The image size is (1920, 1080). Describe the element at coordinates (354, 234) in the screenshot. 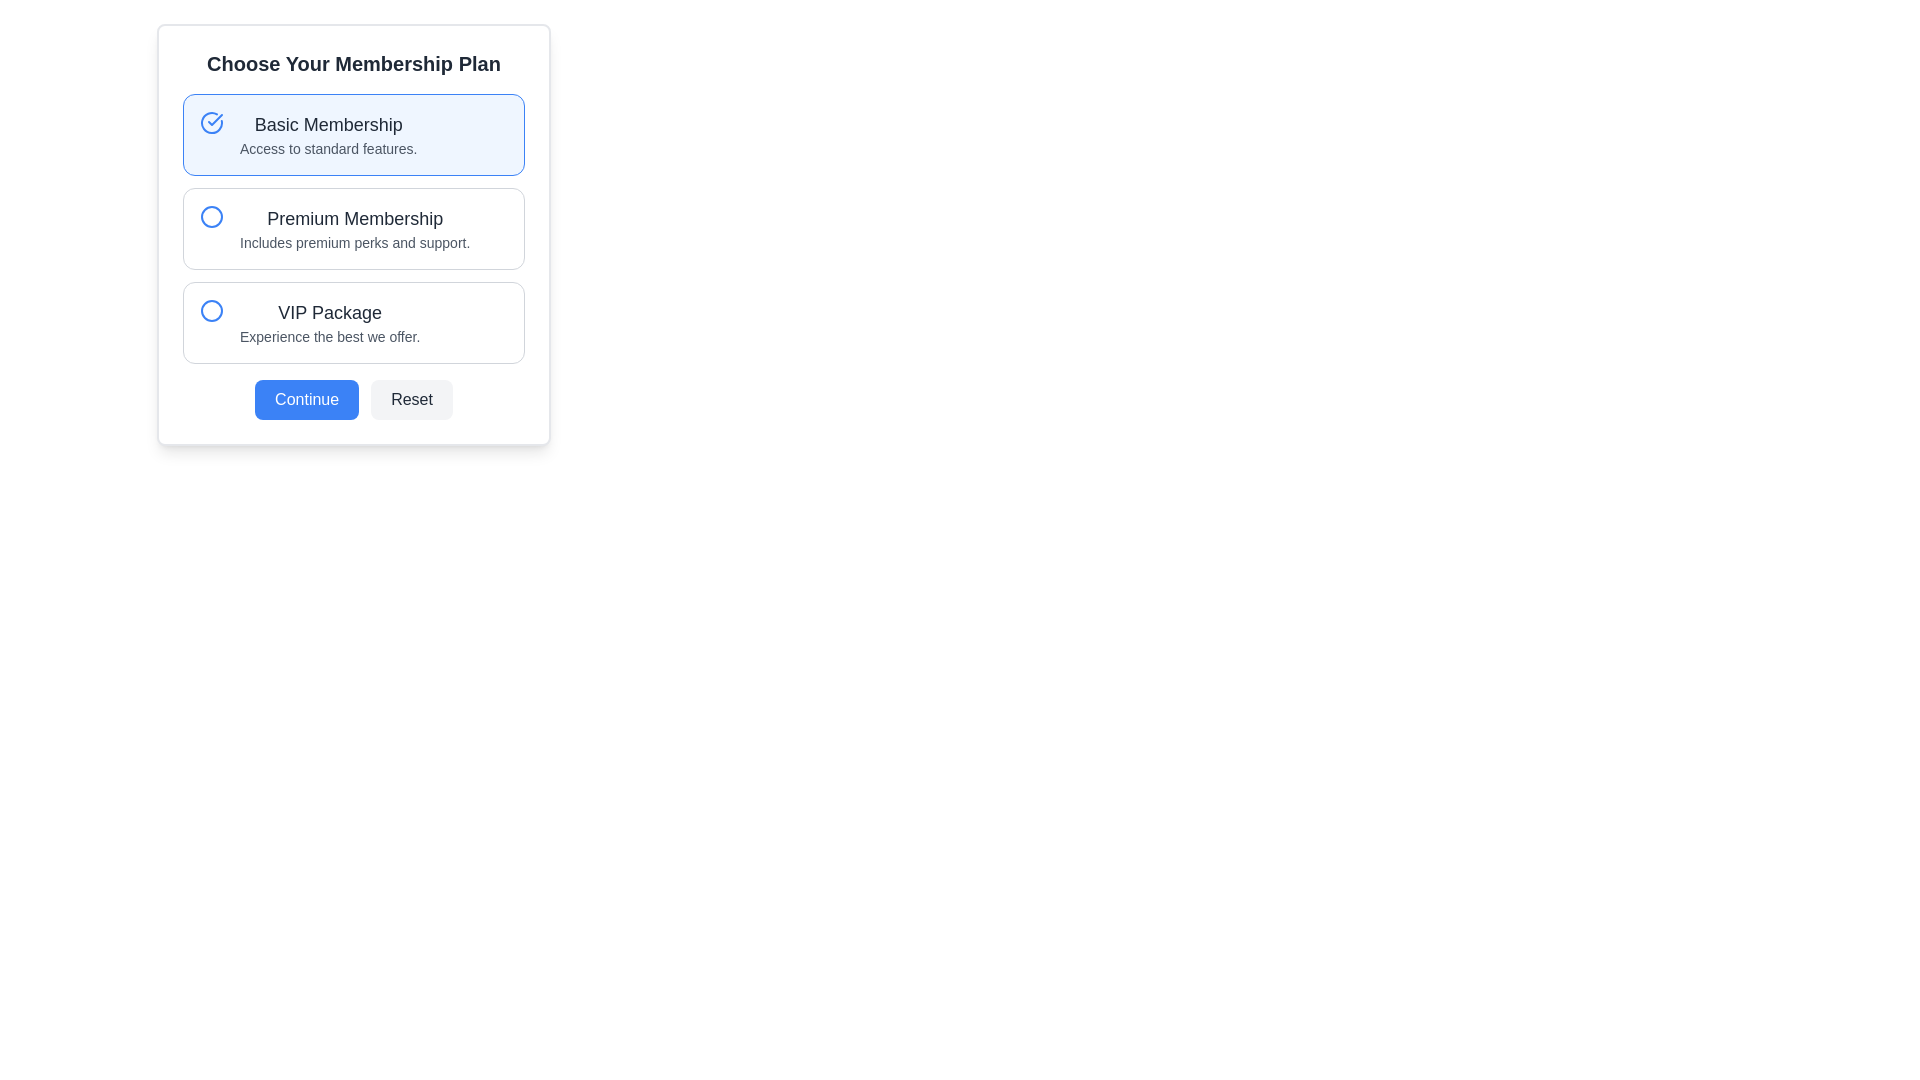

I see `the Premium Membership Option Card, which is the second card in a vertical stack of three options` at that location.